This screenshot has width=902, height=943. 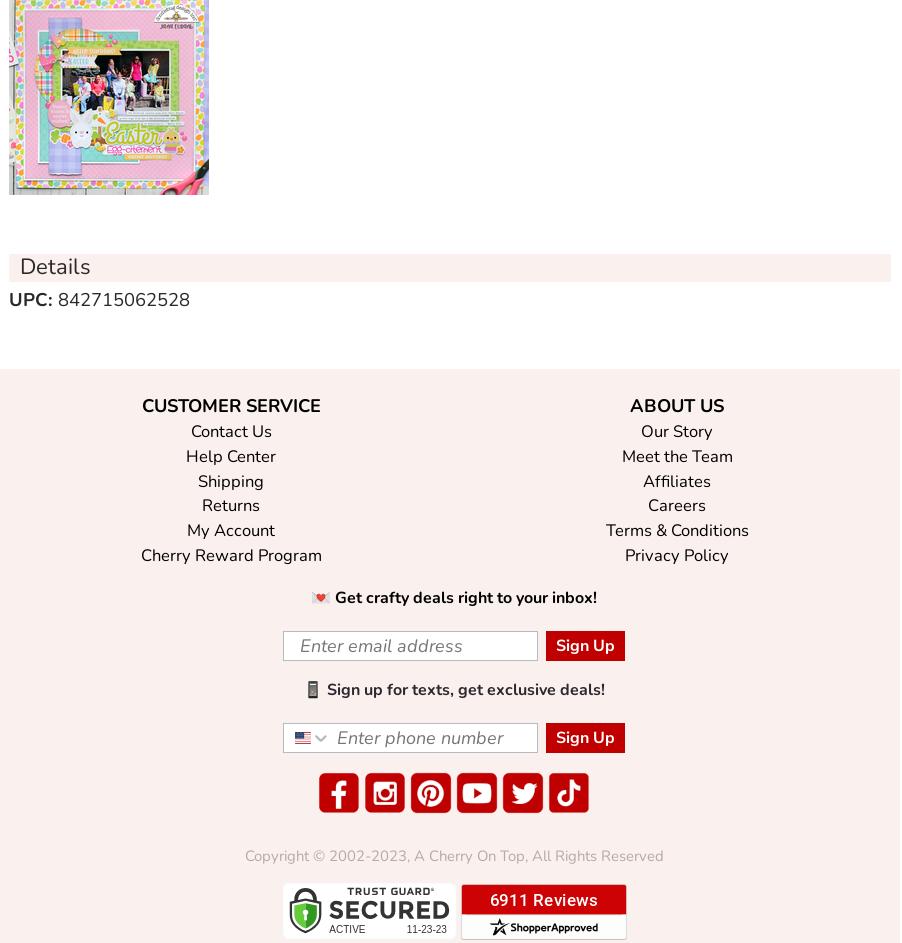 I want to click on '842715062528', so click(x=124, y=298).